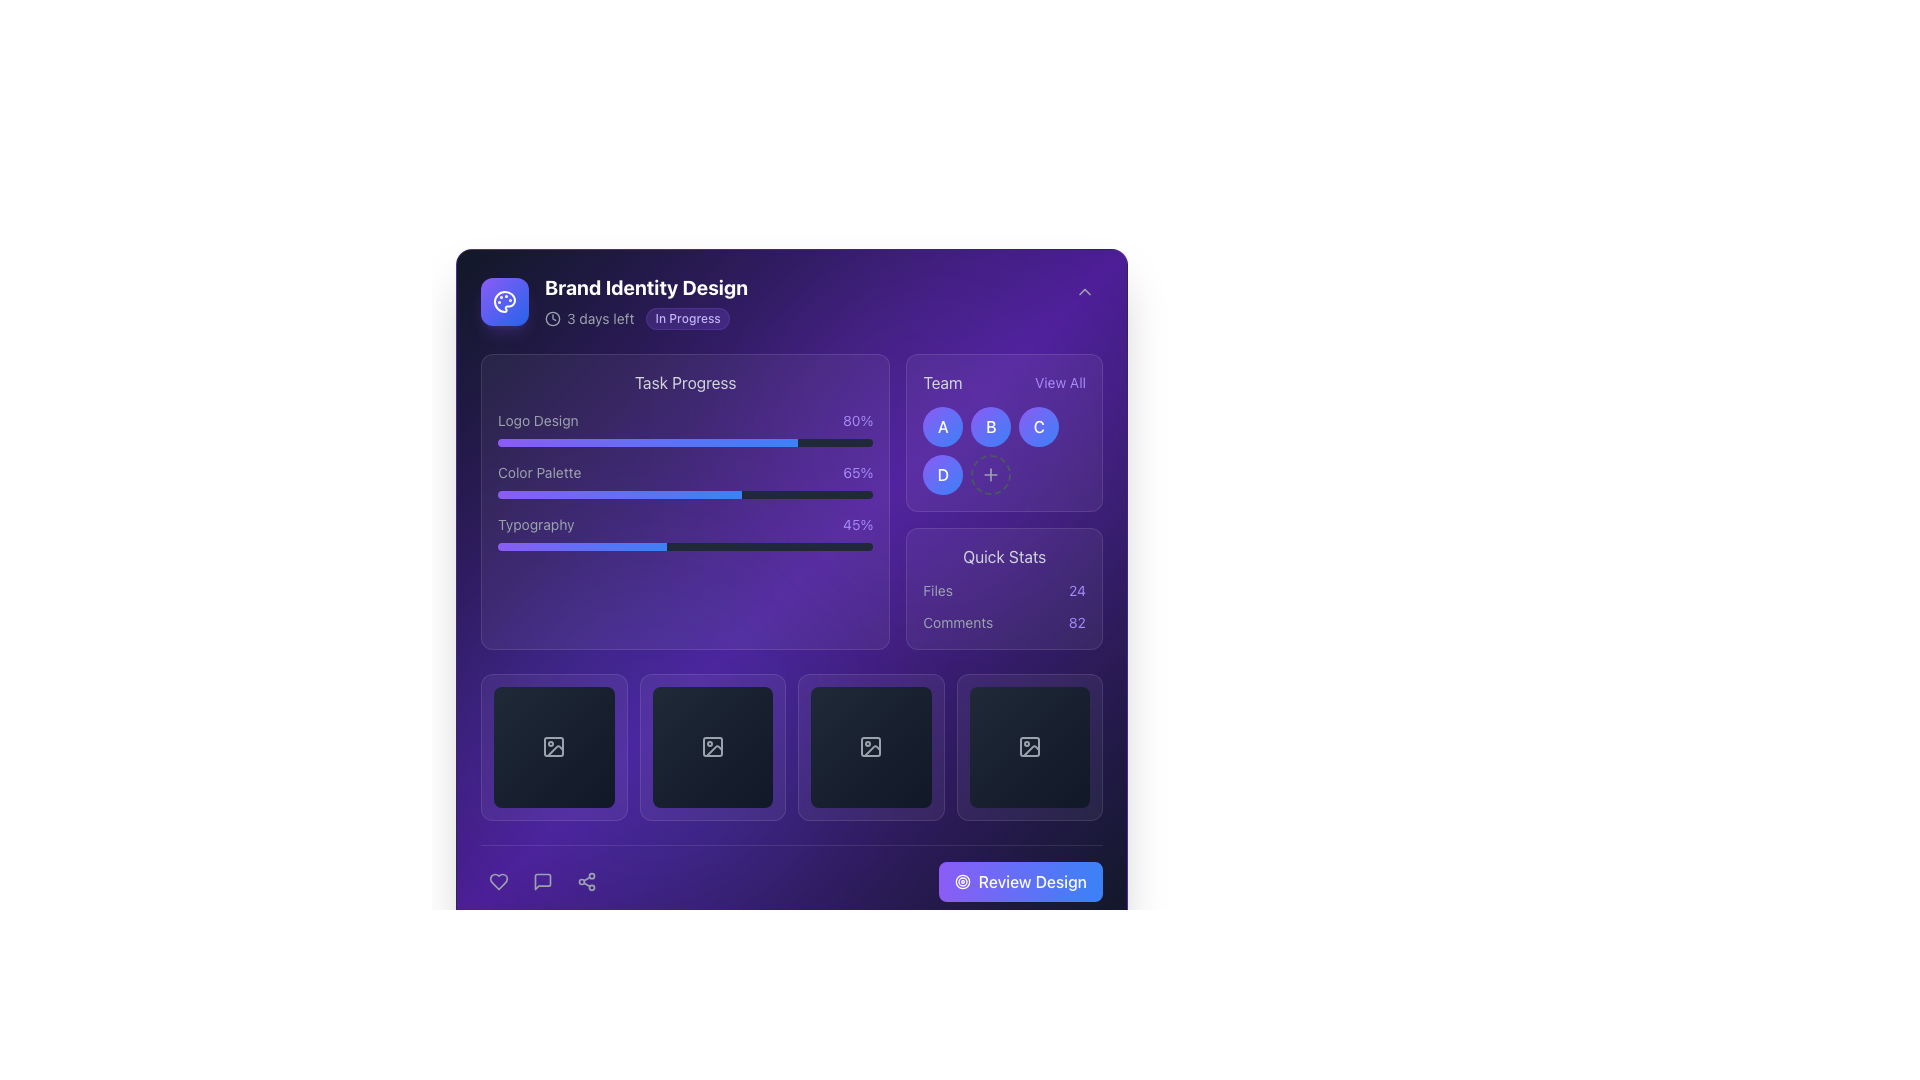 The width and height of the screenshot is (1920, 1080). Describe the element at coordinates (858, 473) in the screenshot. I see `the text indicator '65%' styled in violet color, located to the right of the 'Color Palette' label in the 'Task Progress' section` at that location.